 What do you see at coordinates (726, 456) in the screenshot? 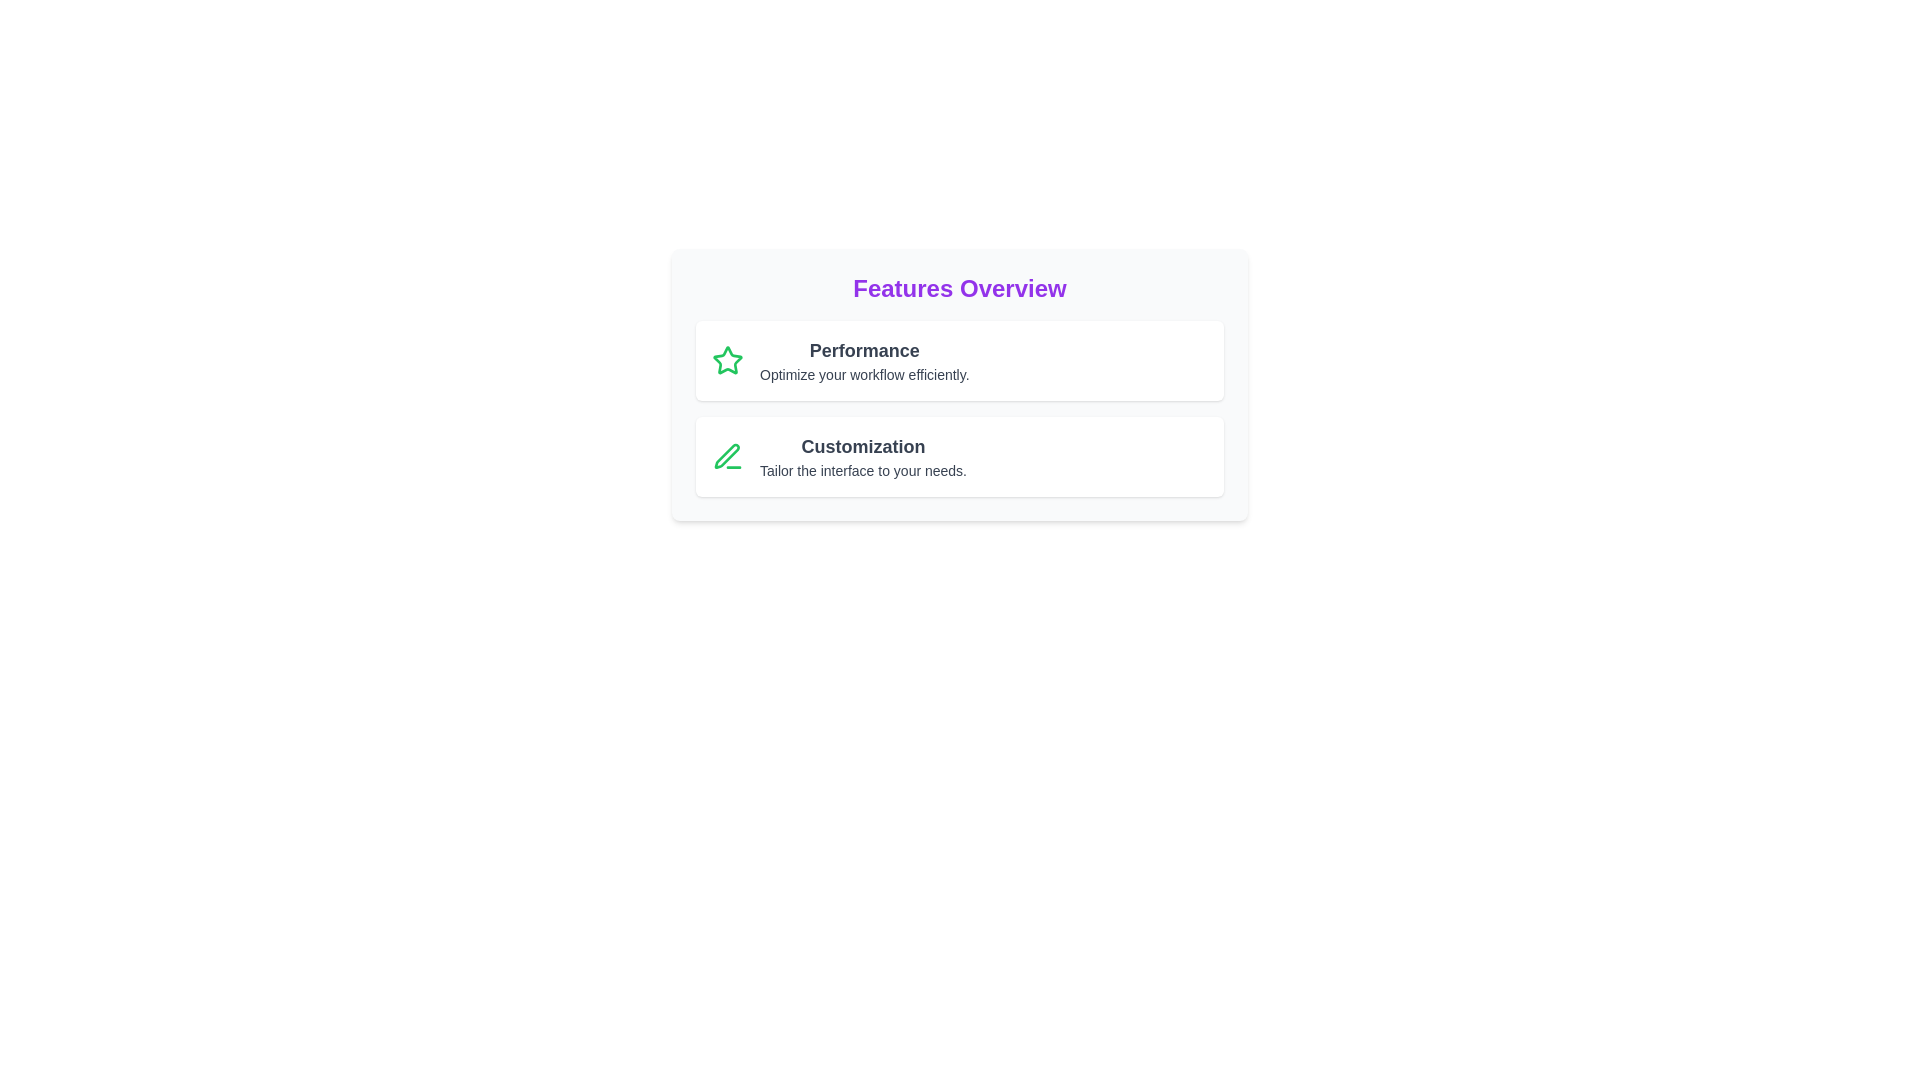
I see `the customization icon located beside the 'Customization' title in the second row of the card layout` at bounding box center [726, 456].